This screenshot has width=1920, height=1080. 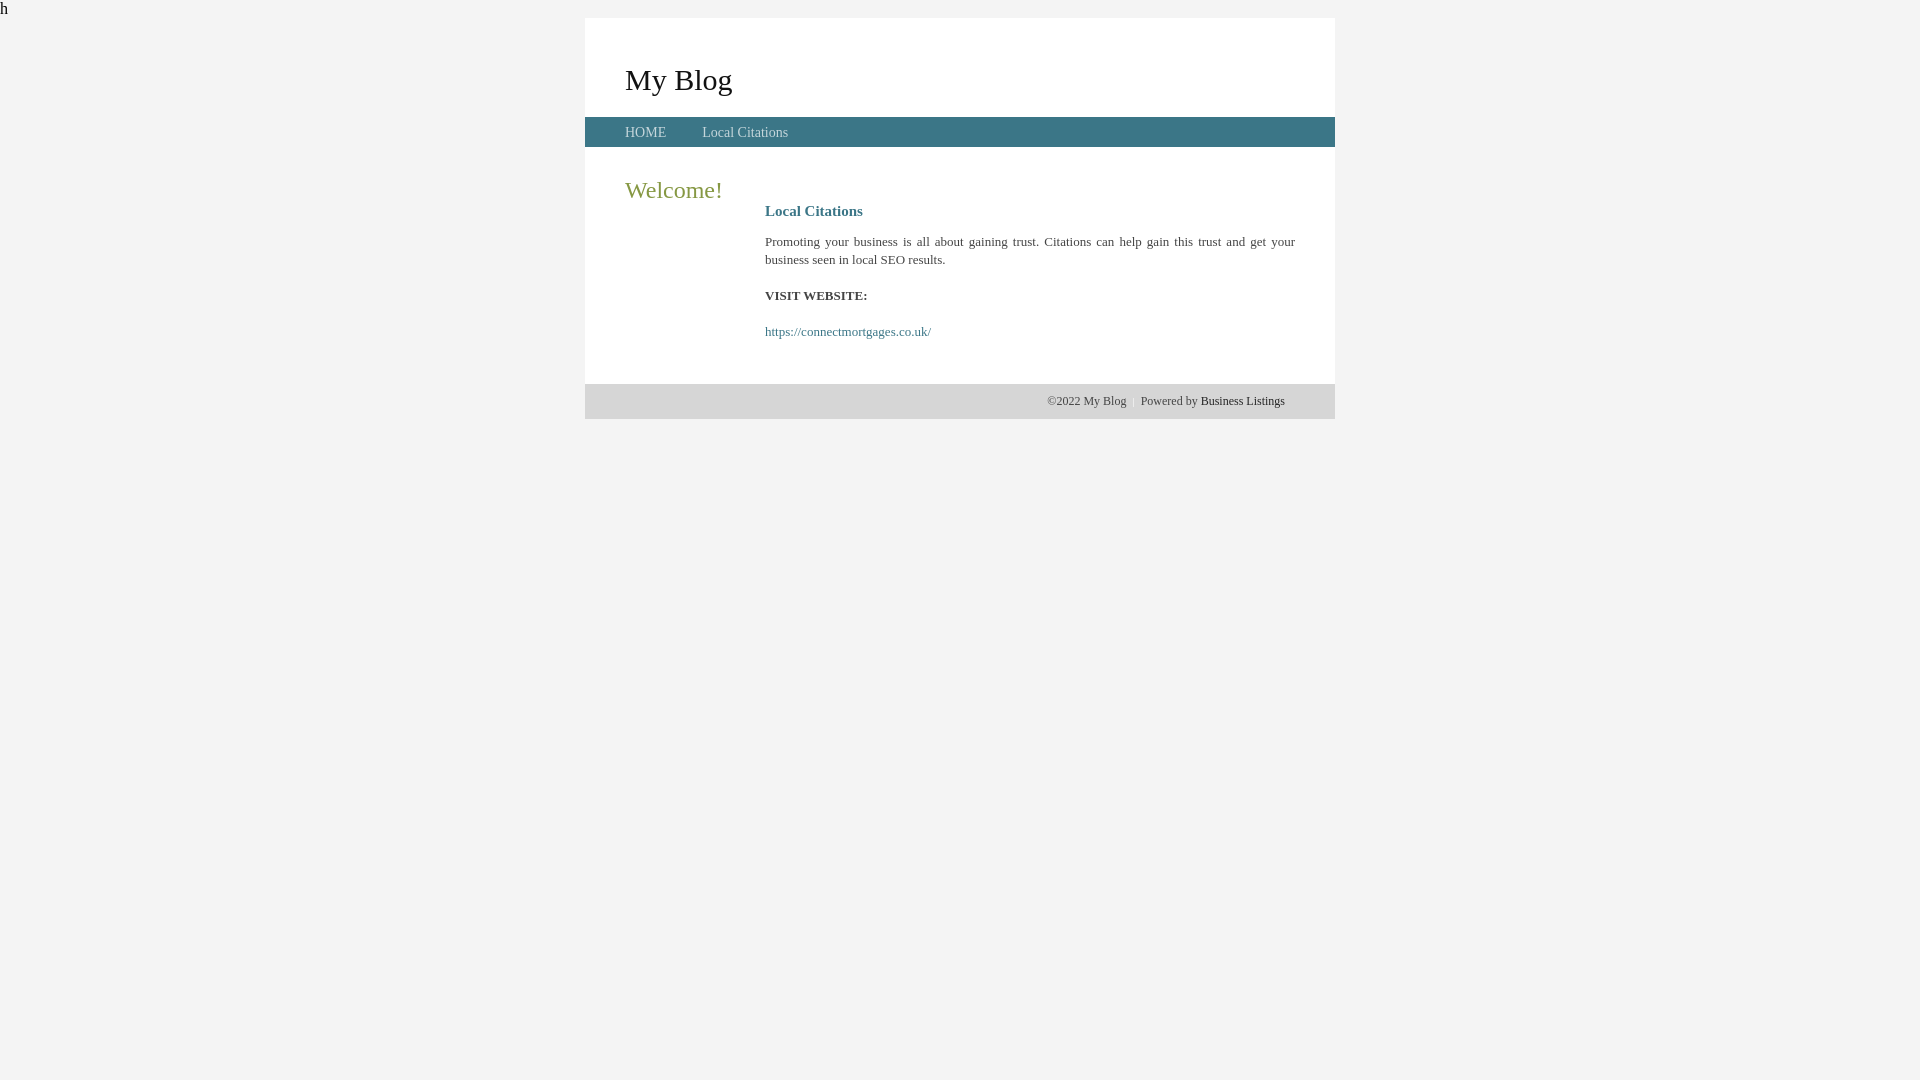 I want to click on 'HOME', so click(x=645, y=132).